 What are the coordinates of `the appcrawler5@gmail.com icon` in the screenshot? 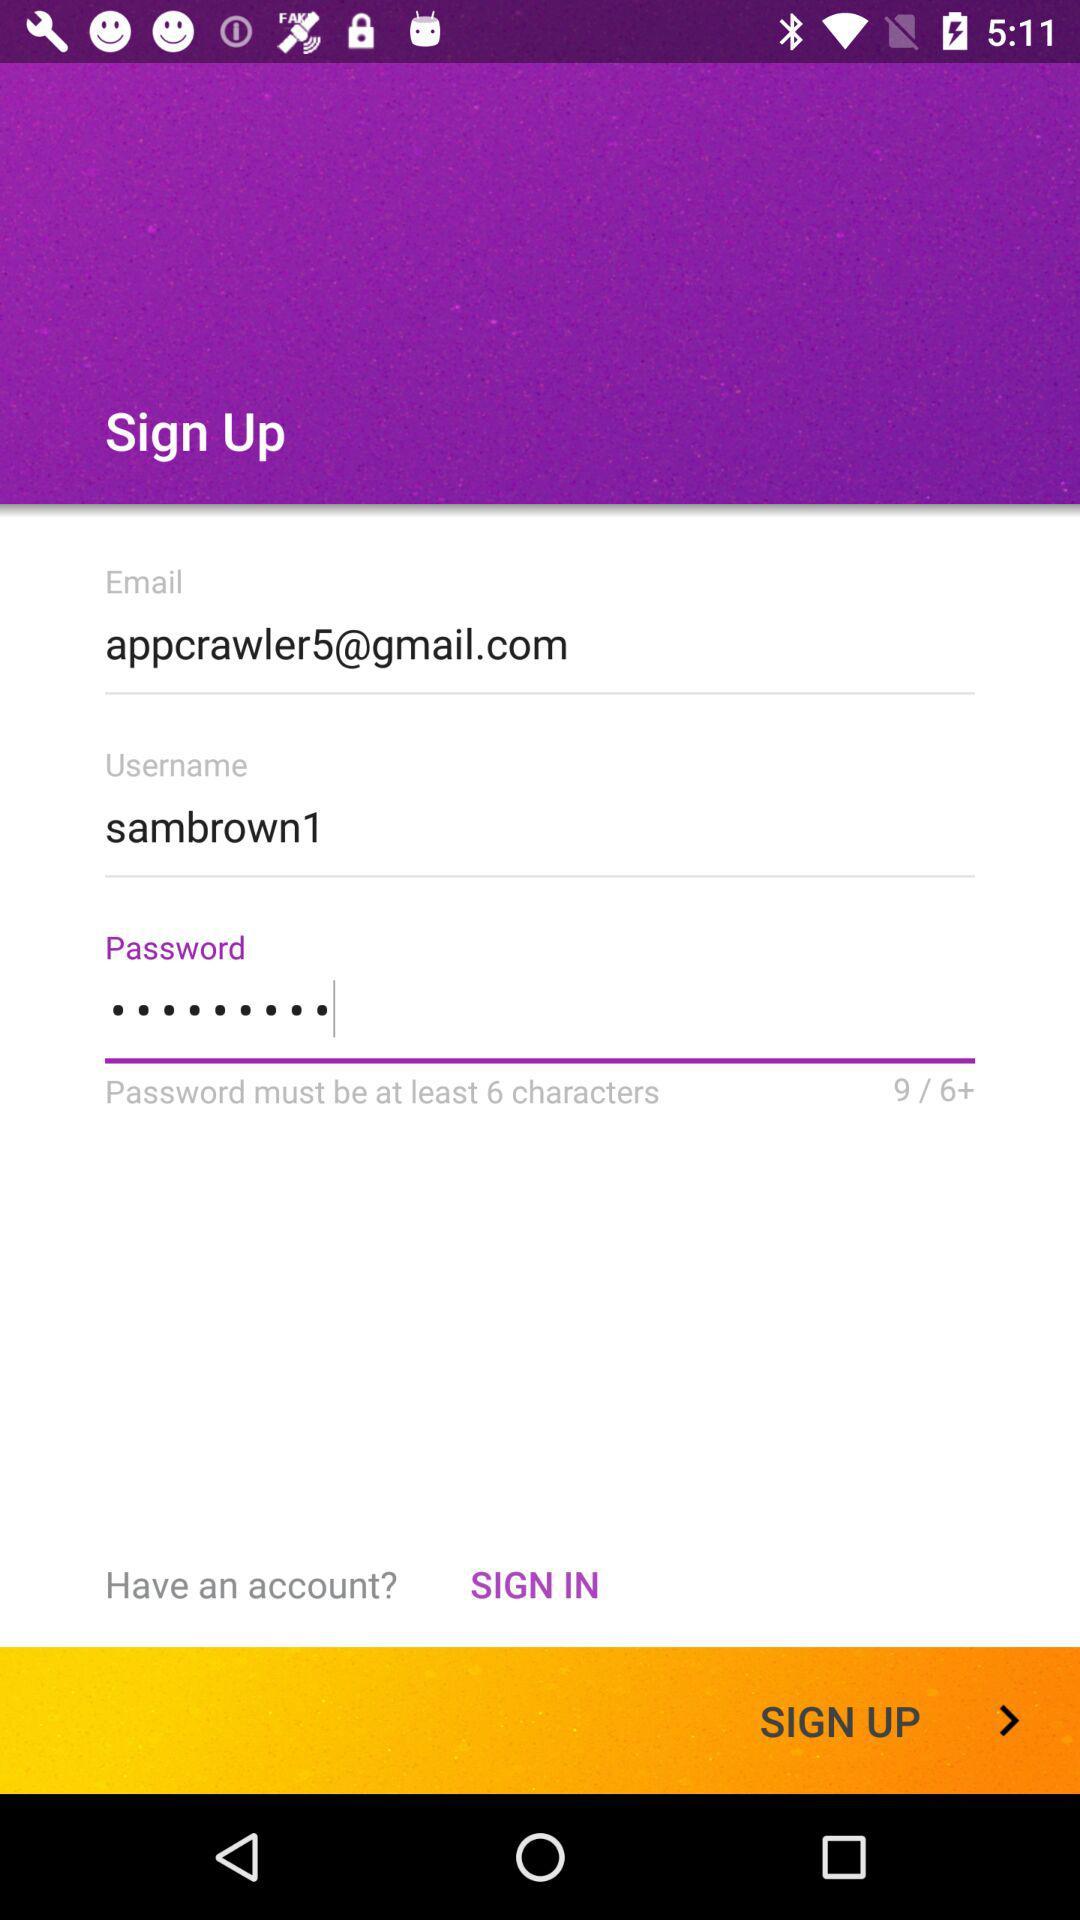 It's located at (540, 636).